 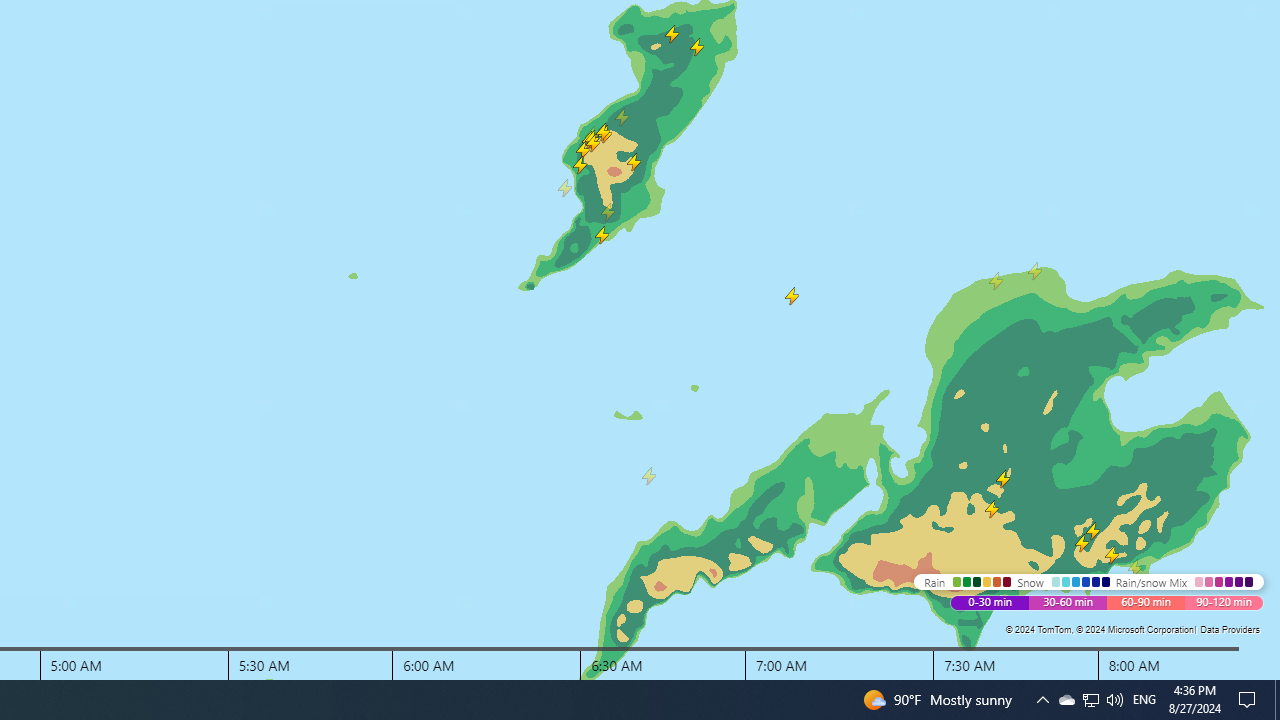 What do you see at coordinates (1089, 698) in the screenshot?
I see `'Q2790: 100%'` at bounding box center [1089, 698].